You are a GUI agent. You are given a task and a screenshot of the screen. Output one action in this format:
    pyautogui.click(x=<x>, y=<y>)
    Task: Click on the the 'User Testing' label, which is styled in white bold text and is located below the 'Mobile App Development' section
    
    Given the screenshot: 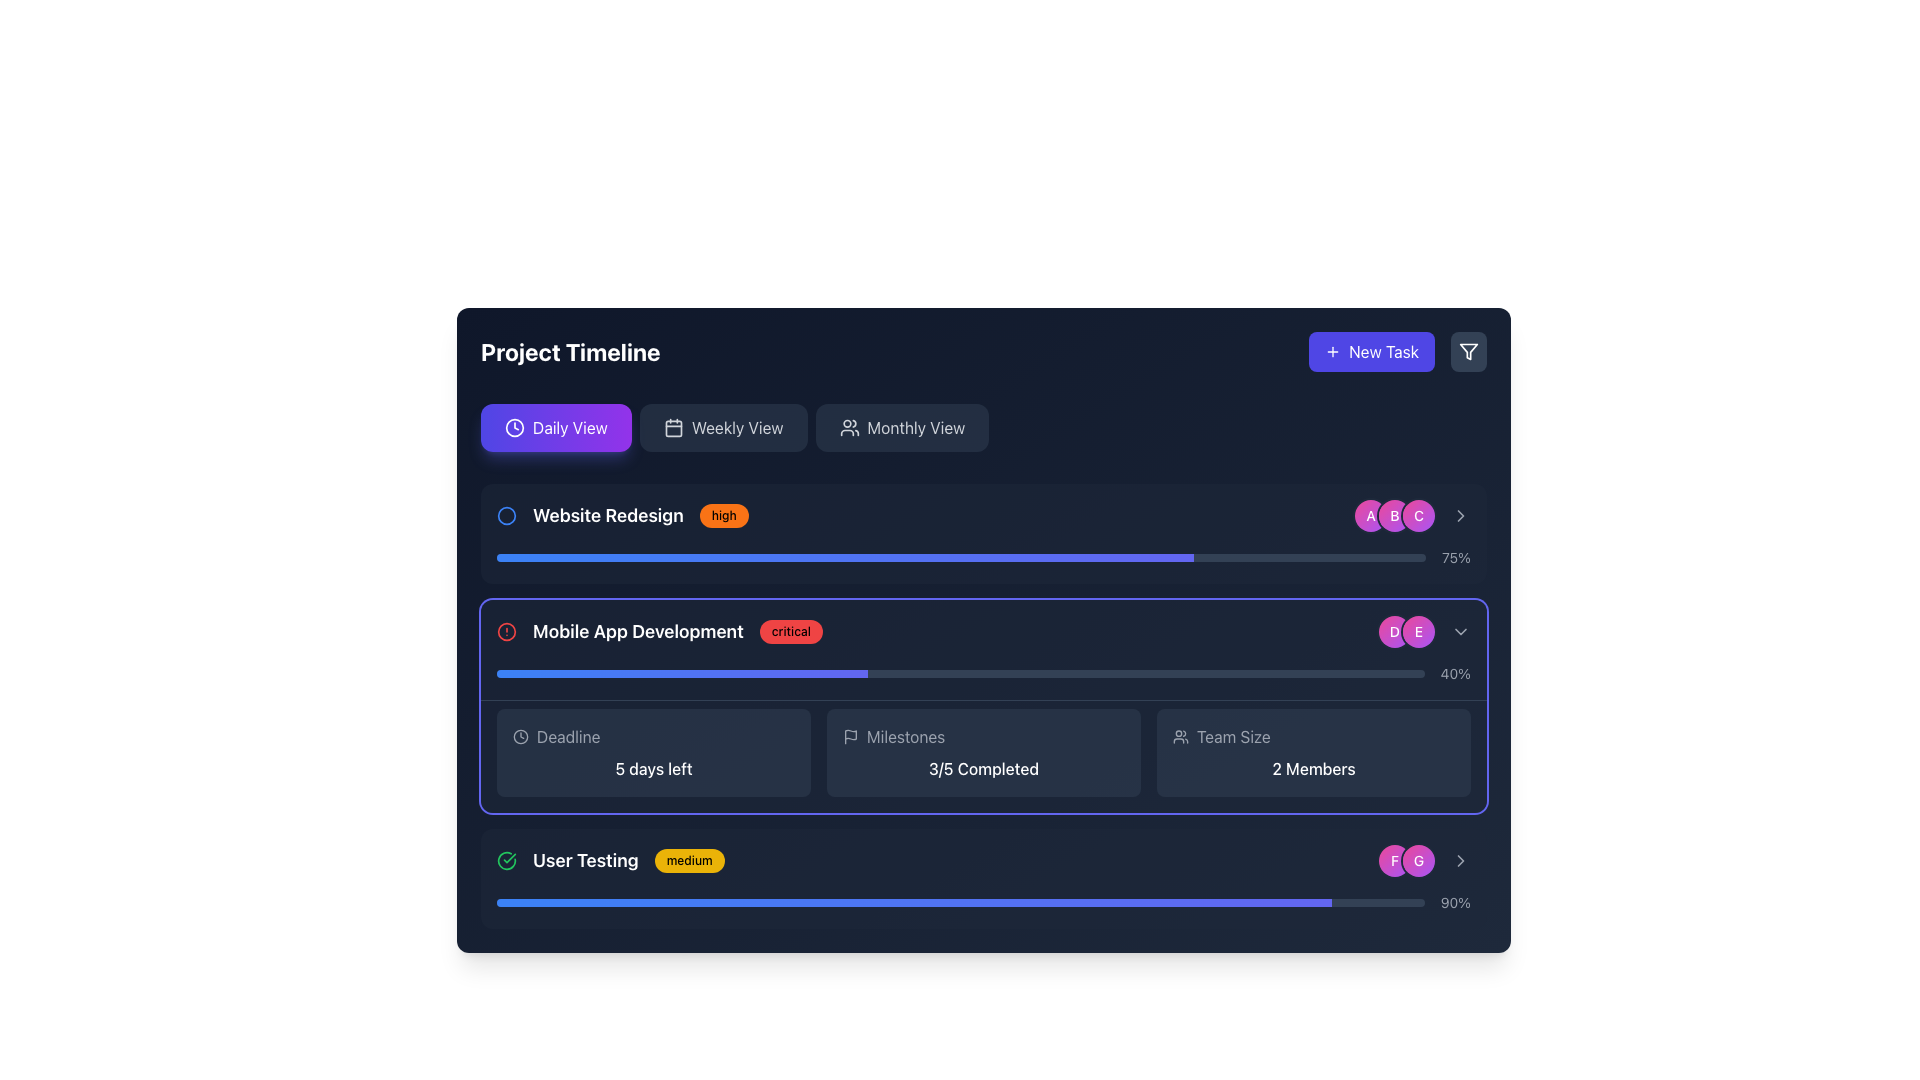 What is the action you would take?
    pyautogui.click(x=584, y=859)
    